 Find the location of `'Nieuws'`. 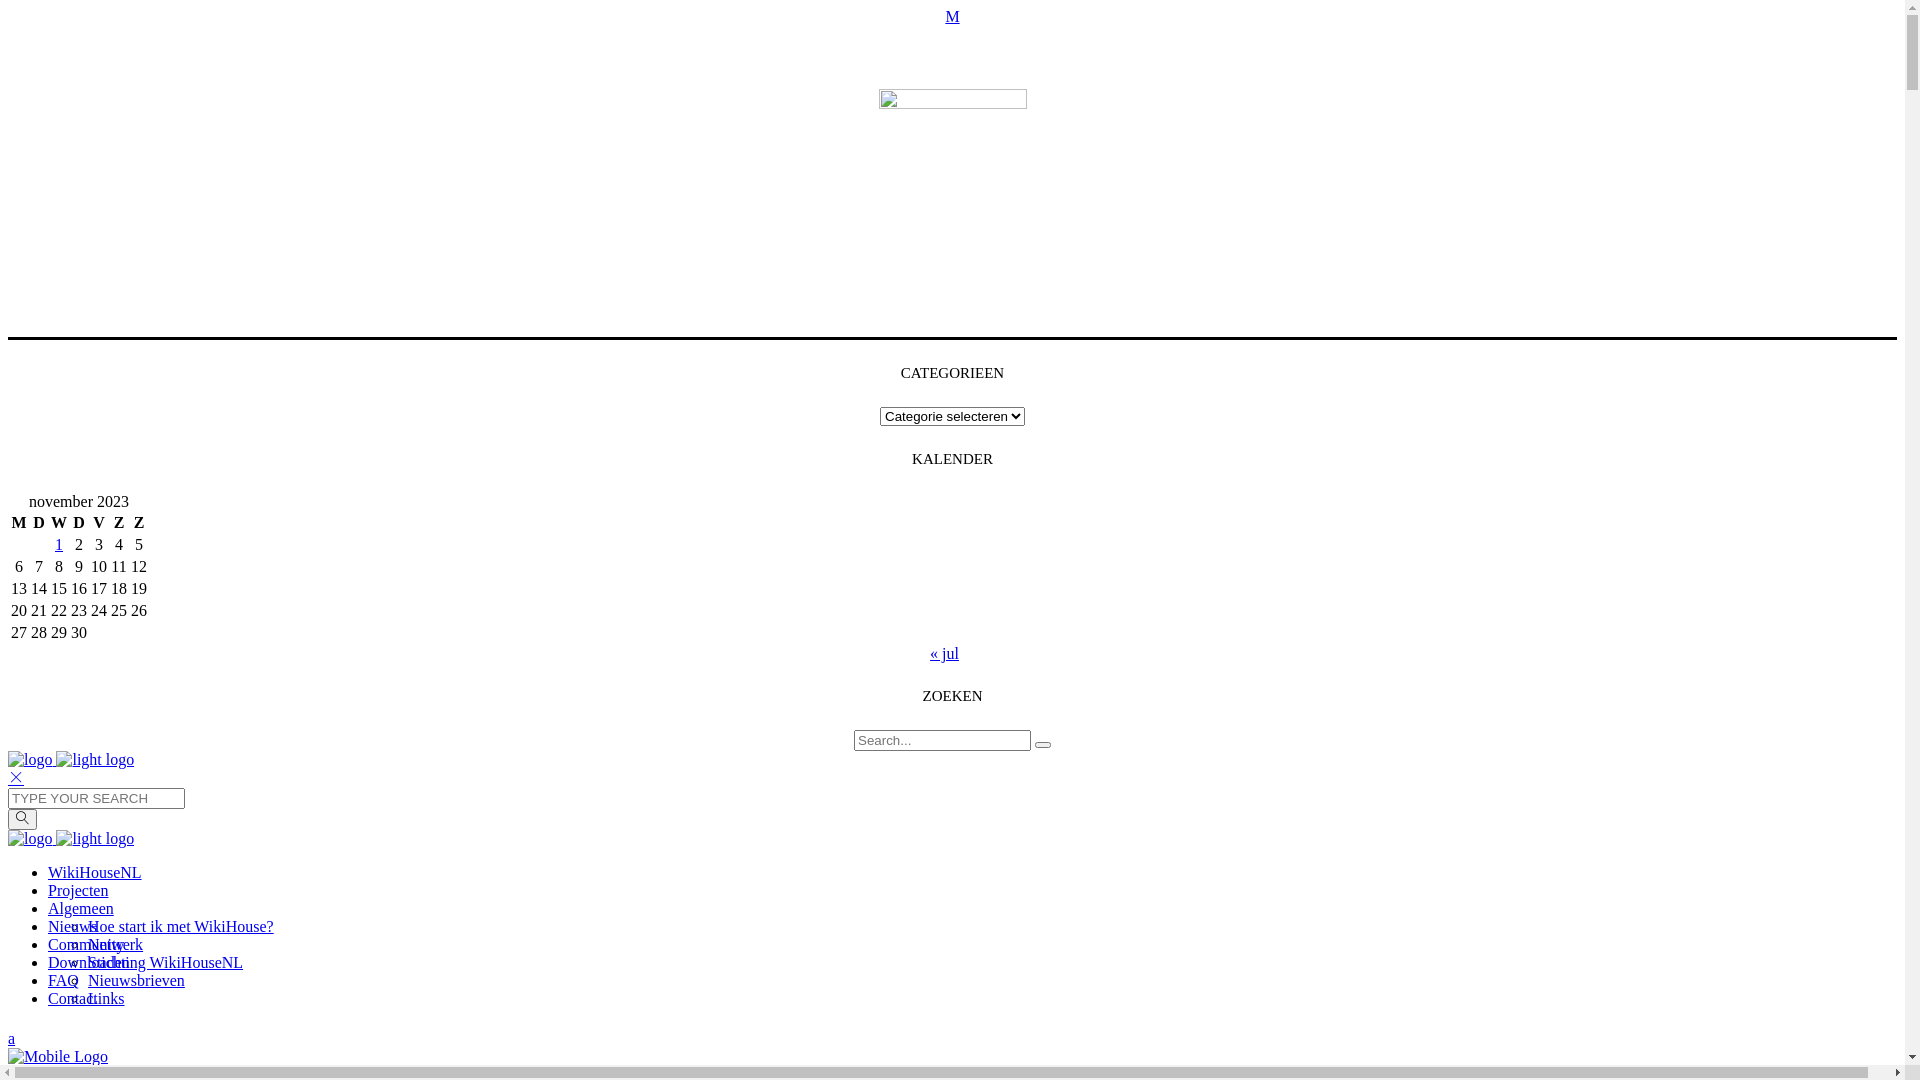

'Nieuws' is located at coordinates (72, 926).